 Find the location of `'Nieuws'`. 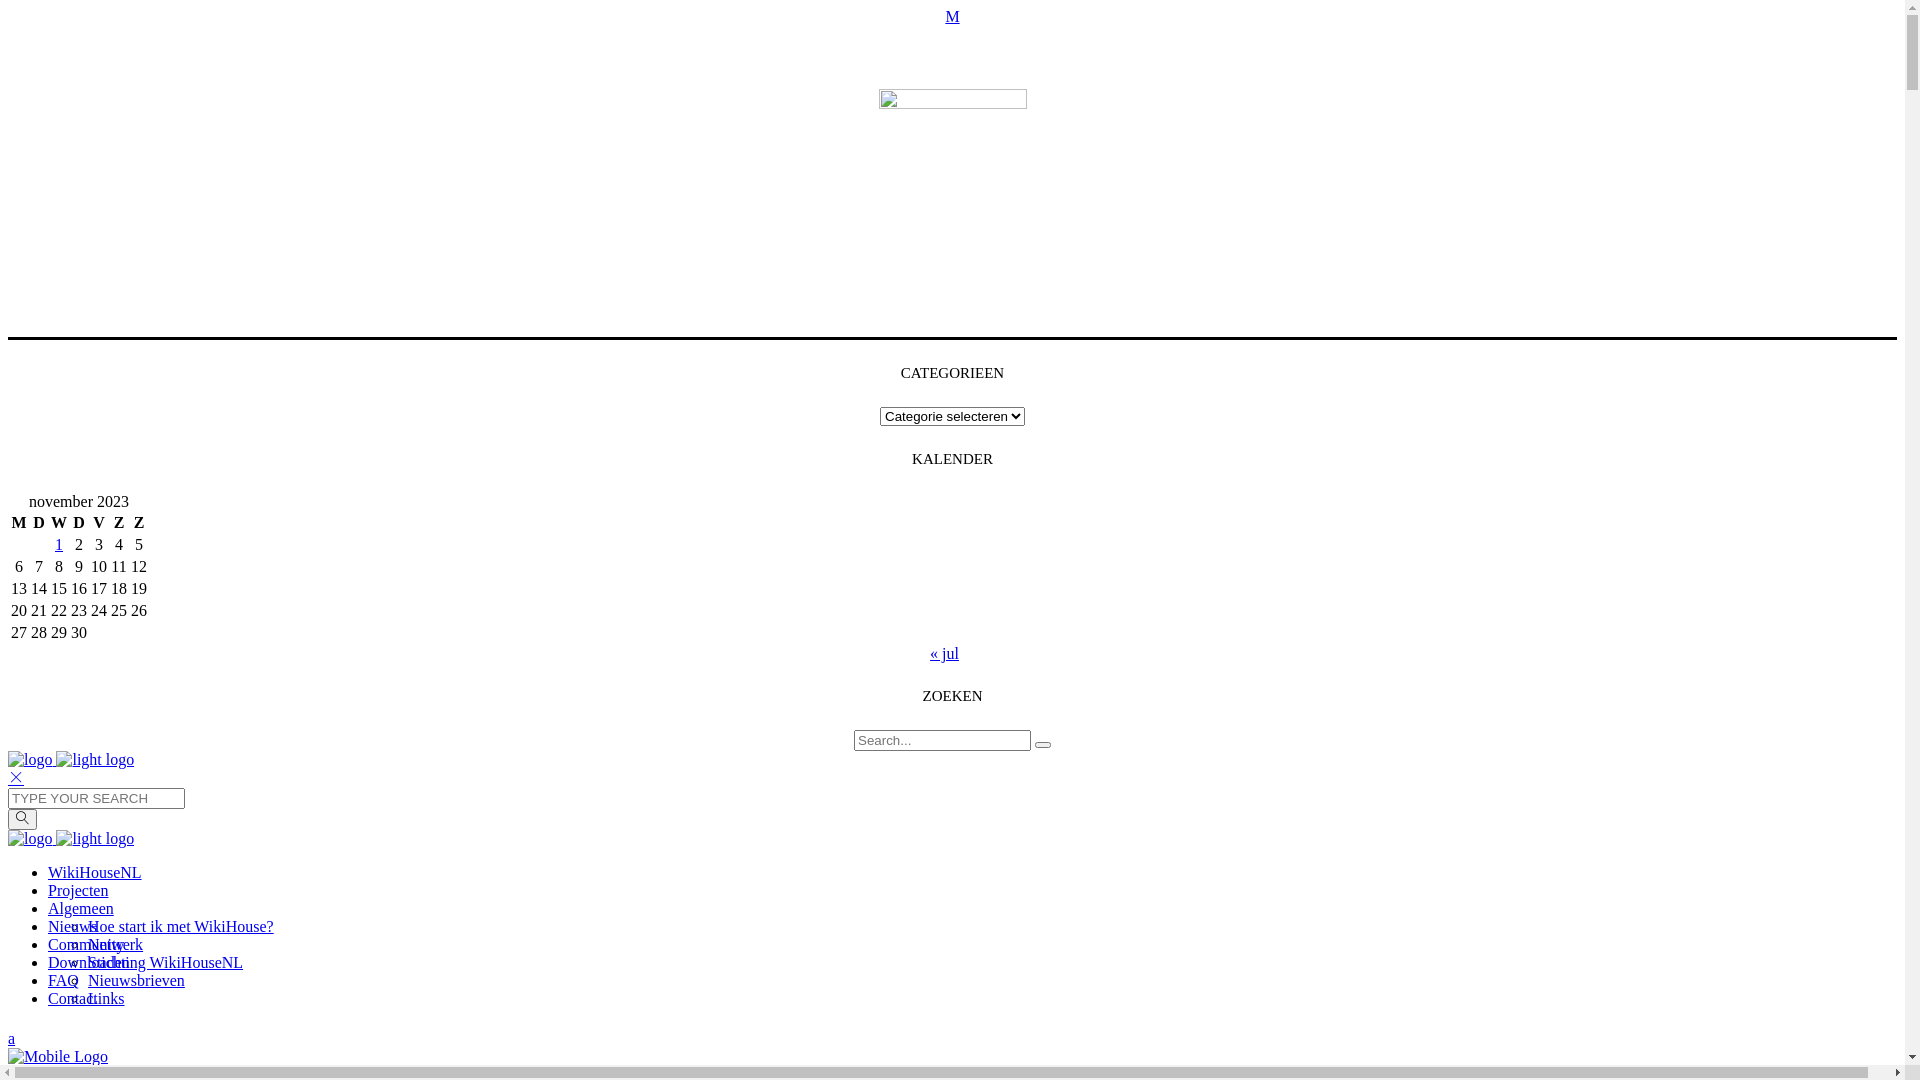

'Nieuws' is located at coordinates (72, 926).